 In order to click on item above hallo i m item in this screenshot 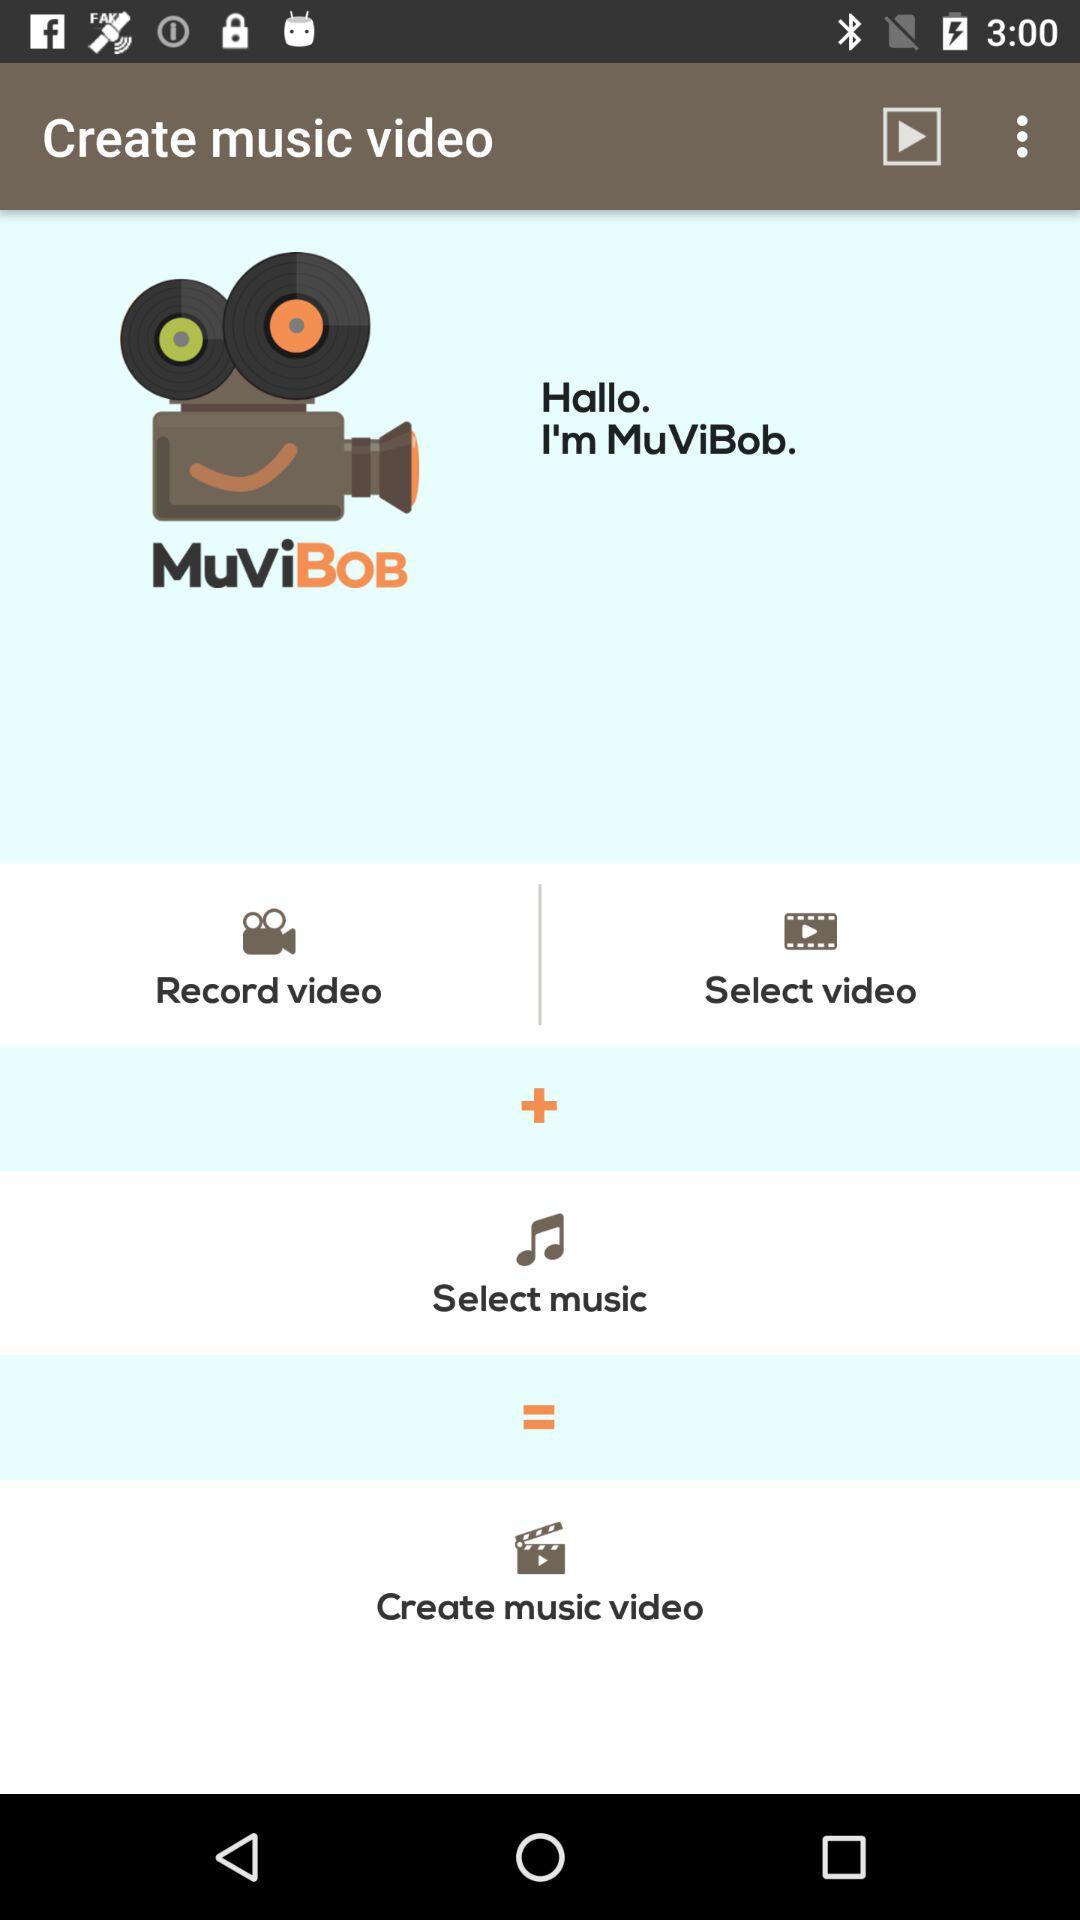, I will do `click(1027, 135)`.